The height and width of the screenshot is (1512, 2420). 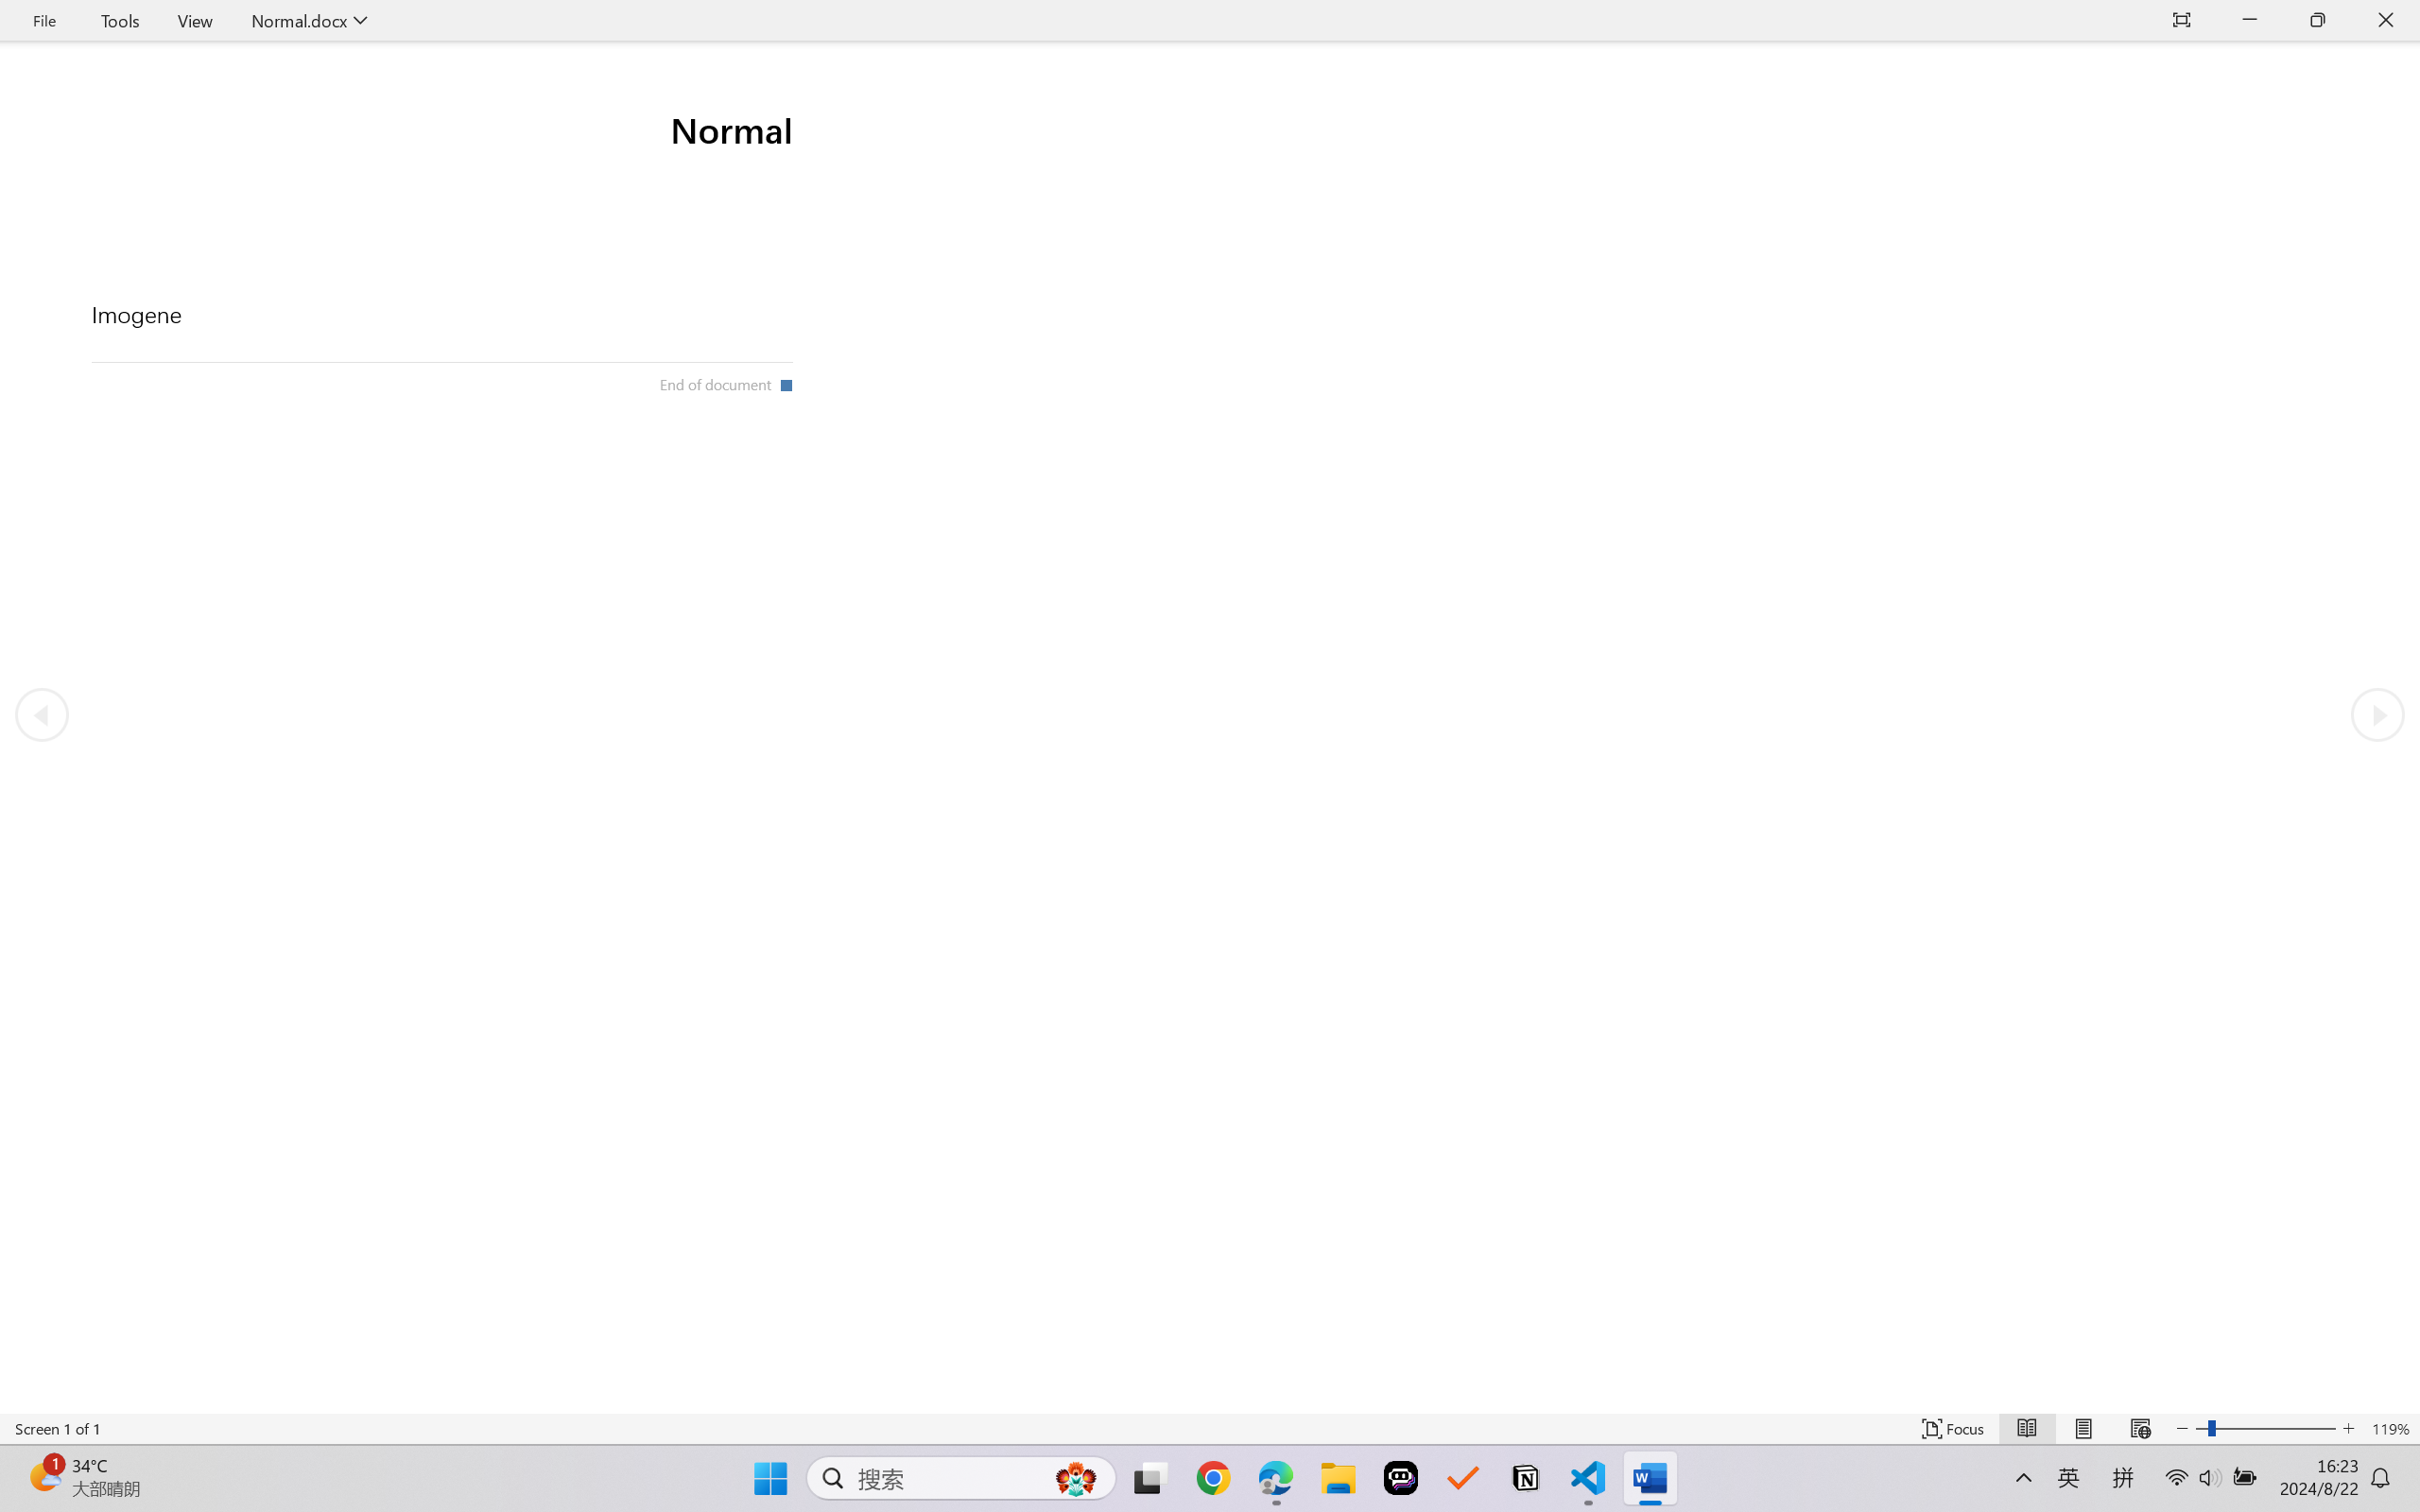 I want to click on 'Text Size', so click(x=2266, y=1428).